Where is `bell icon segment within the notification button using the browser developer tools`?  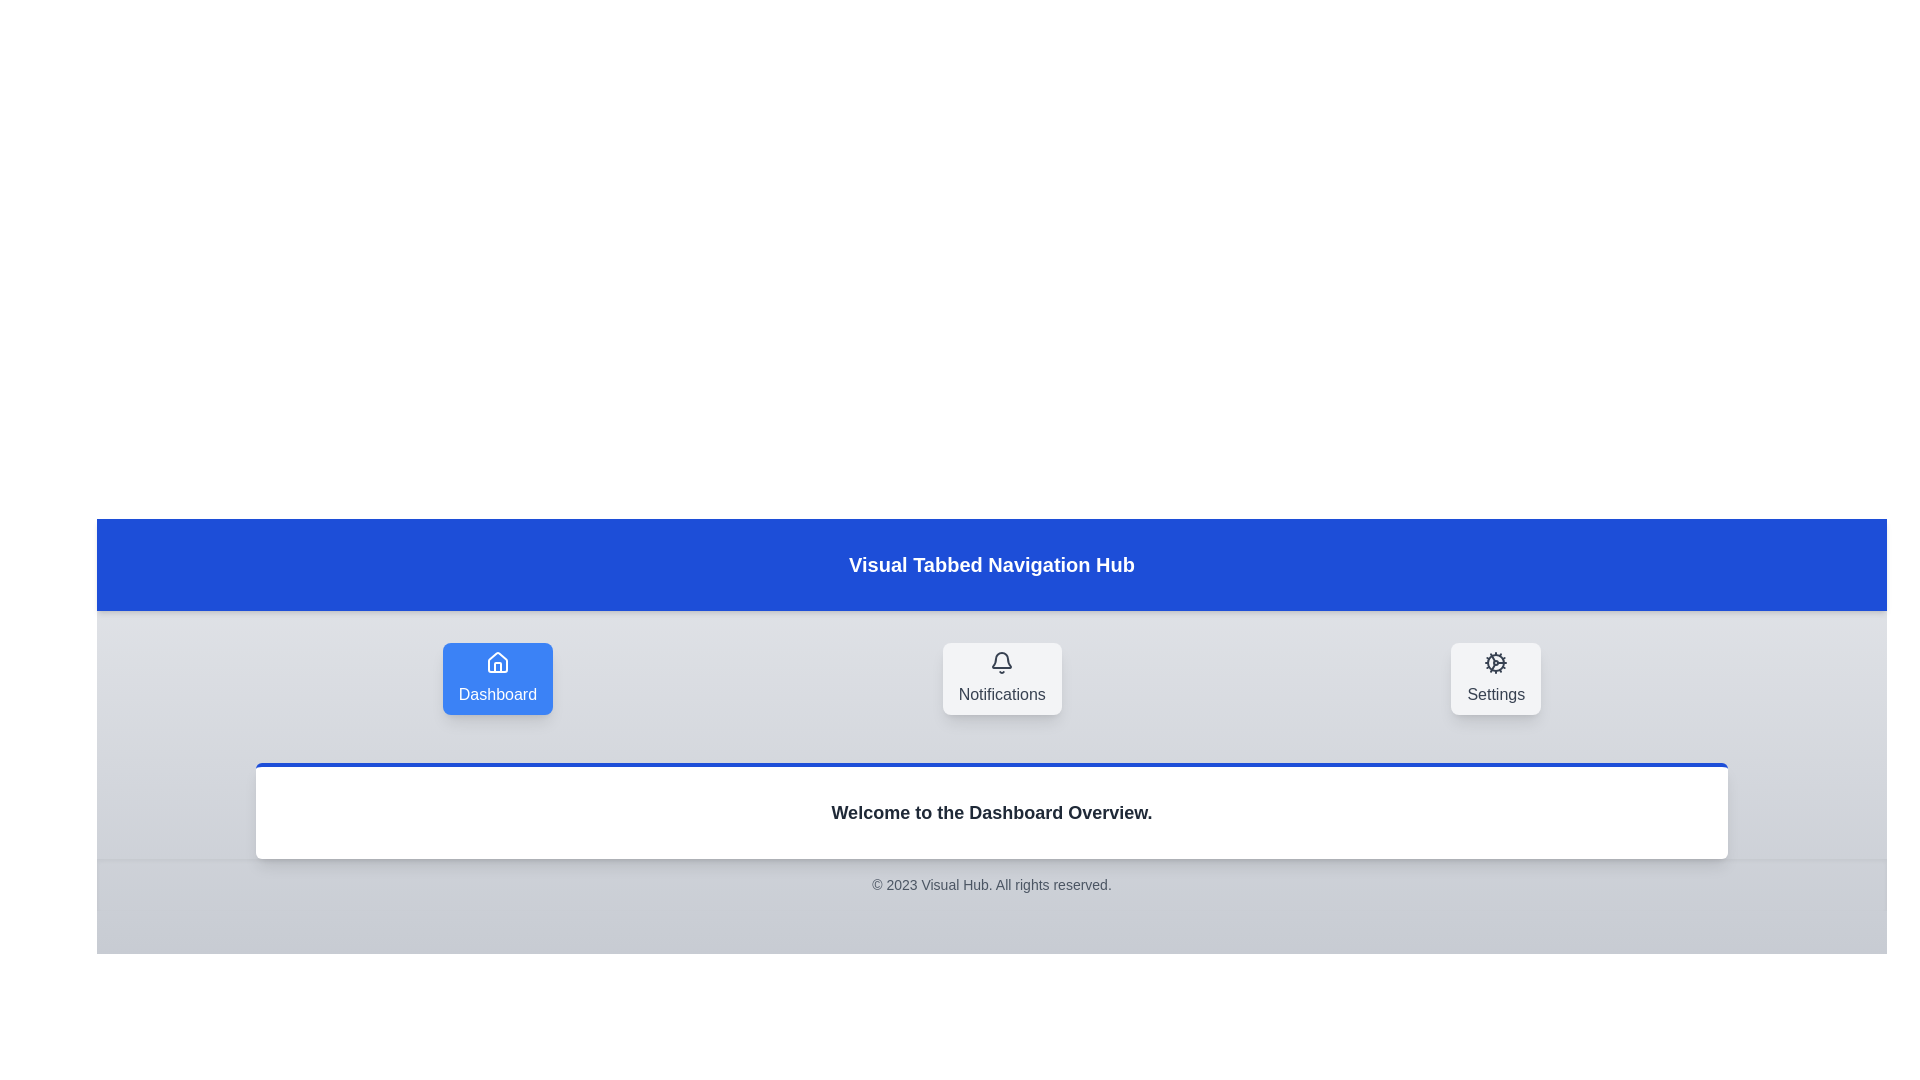 bell icon segment within the notification button using the browser developer tools is located at coordinates (1002, 660).